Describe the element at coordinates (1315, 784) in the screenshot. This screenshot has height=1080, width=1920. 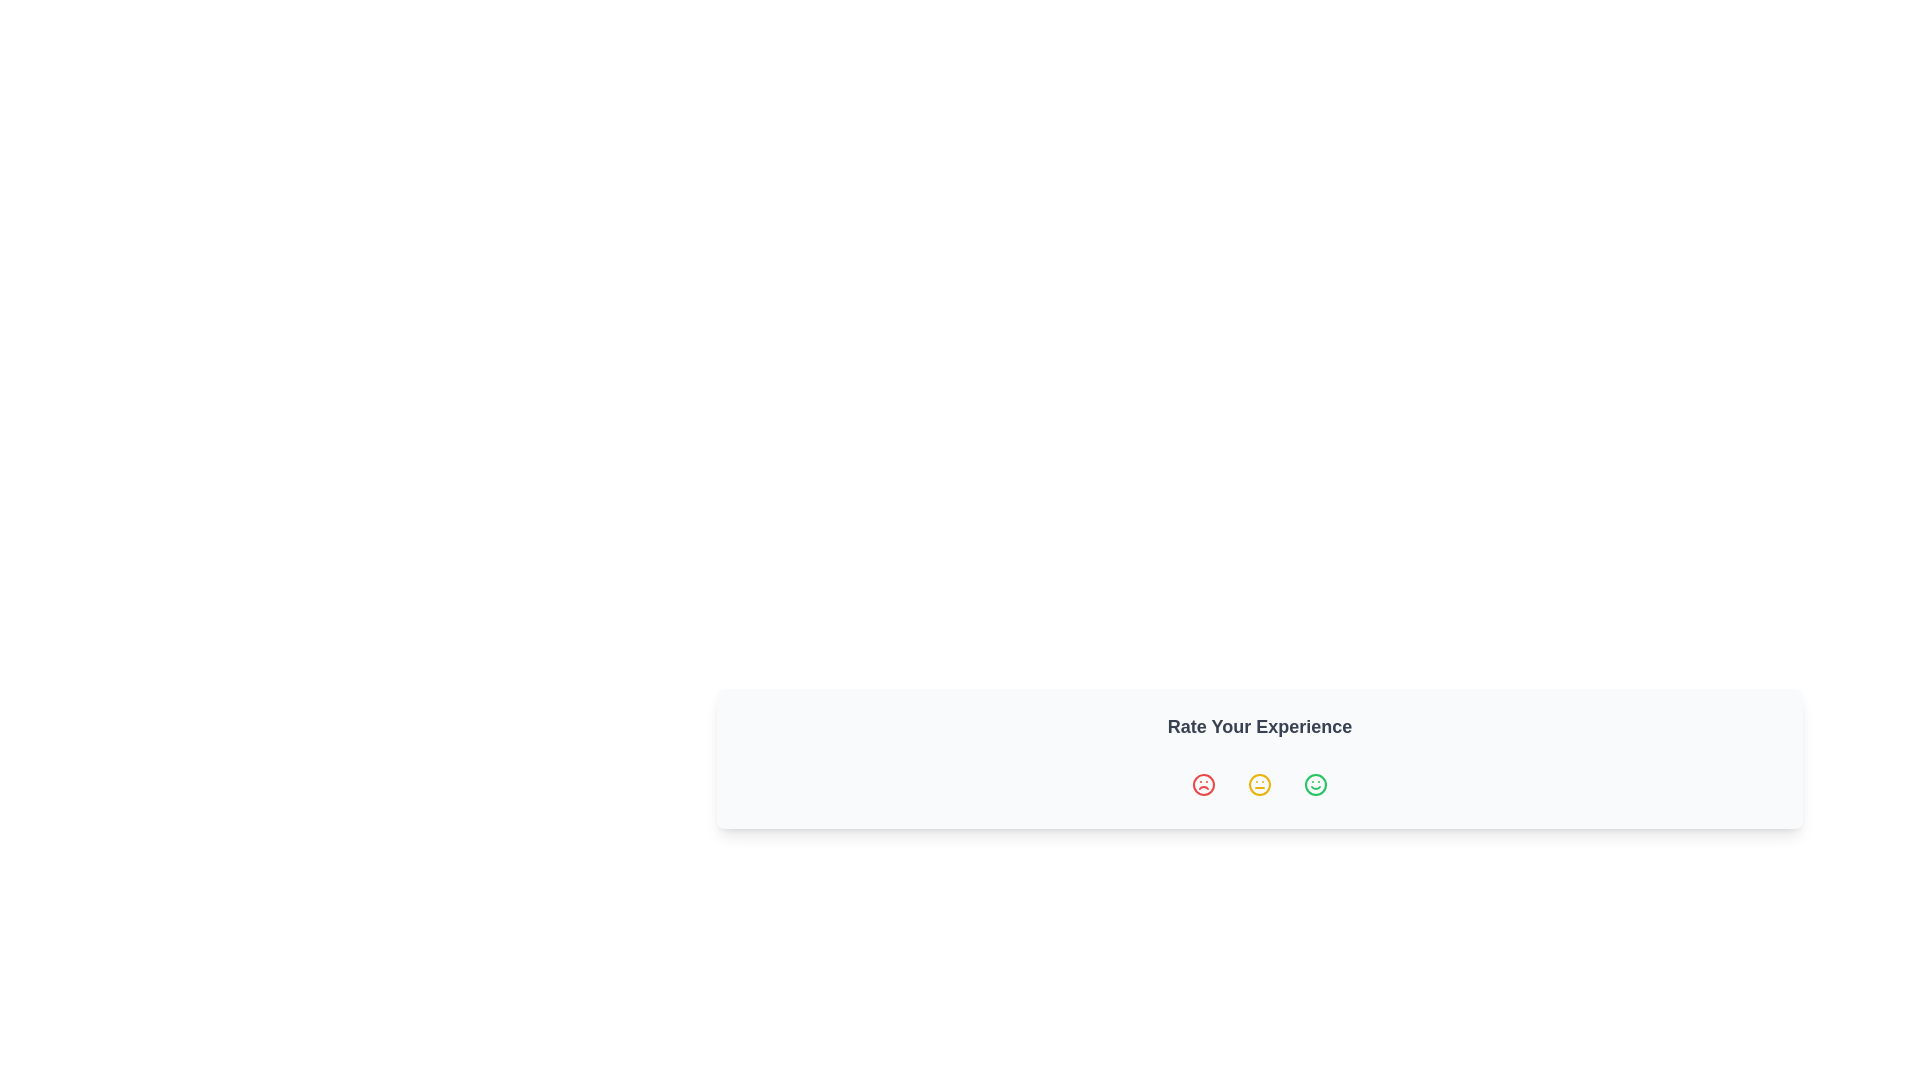
I see `the 'Very Satisfied' smiley face icon, which is the rightmost icon in the row of three under the 'Rate Your Experience' section` at that location.